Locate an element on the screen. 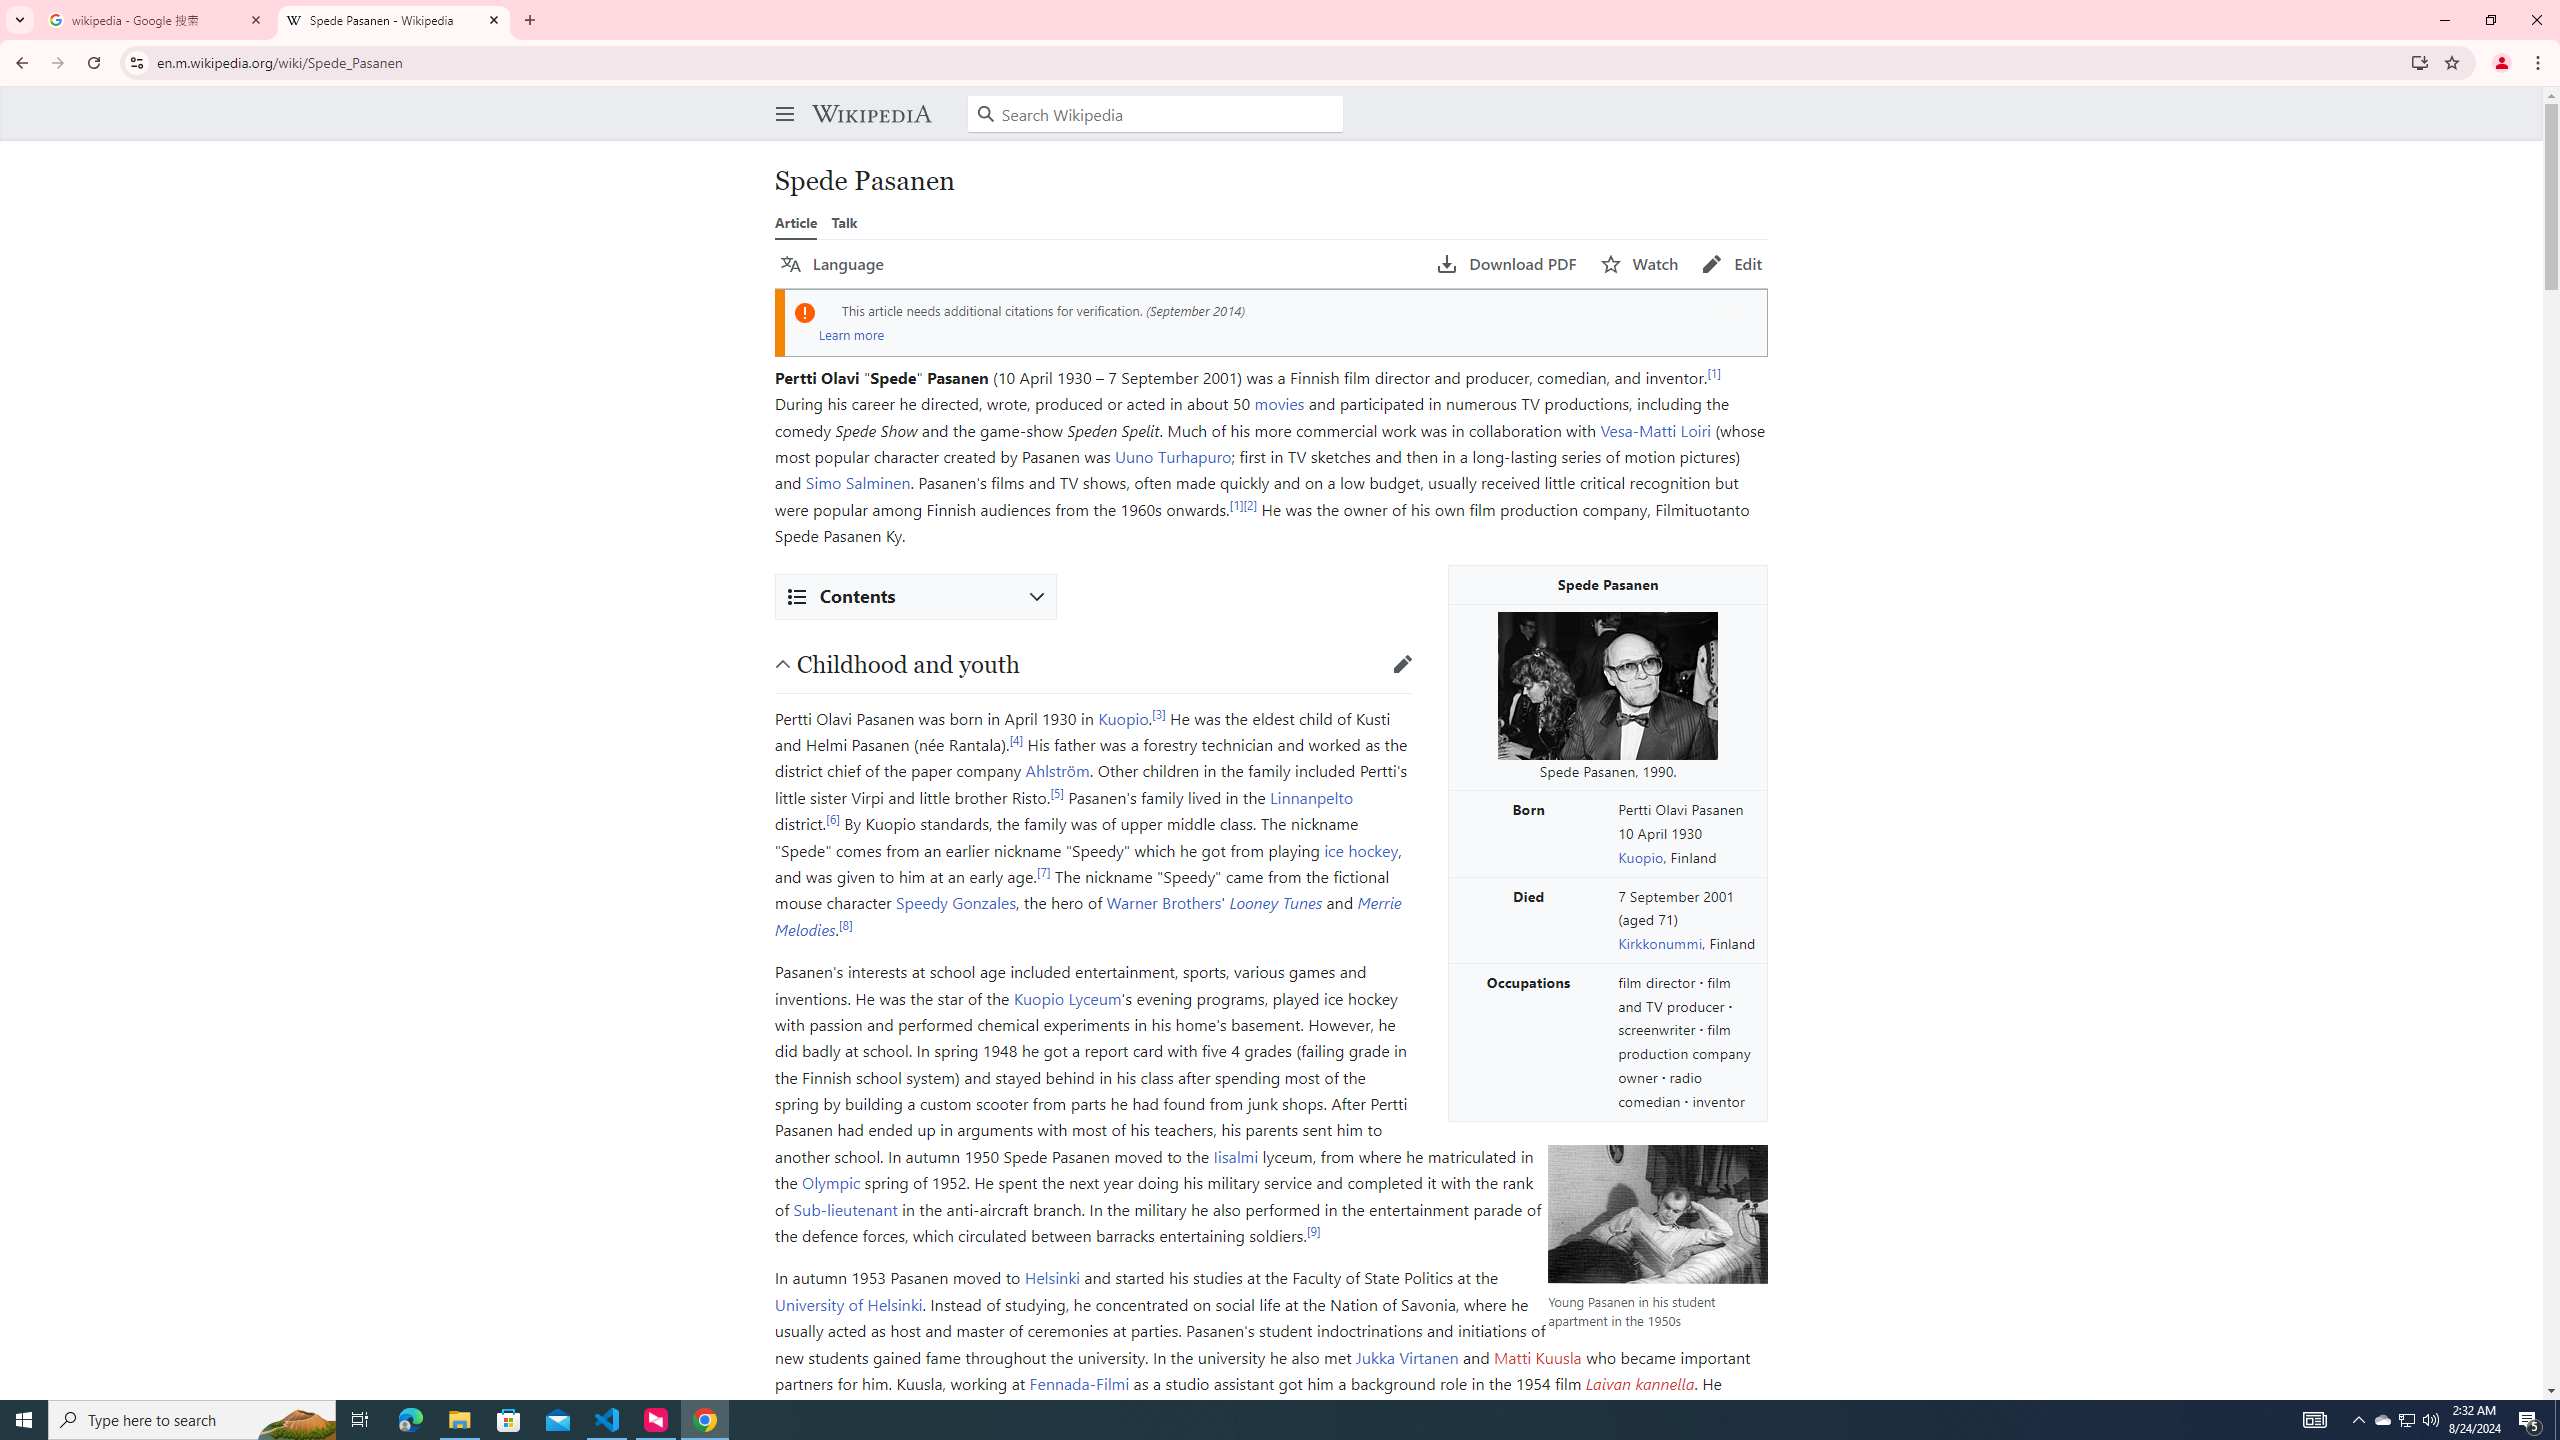  'Merrie Melodies' is located at coordinates (1088, 915).